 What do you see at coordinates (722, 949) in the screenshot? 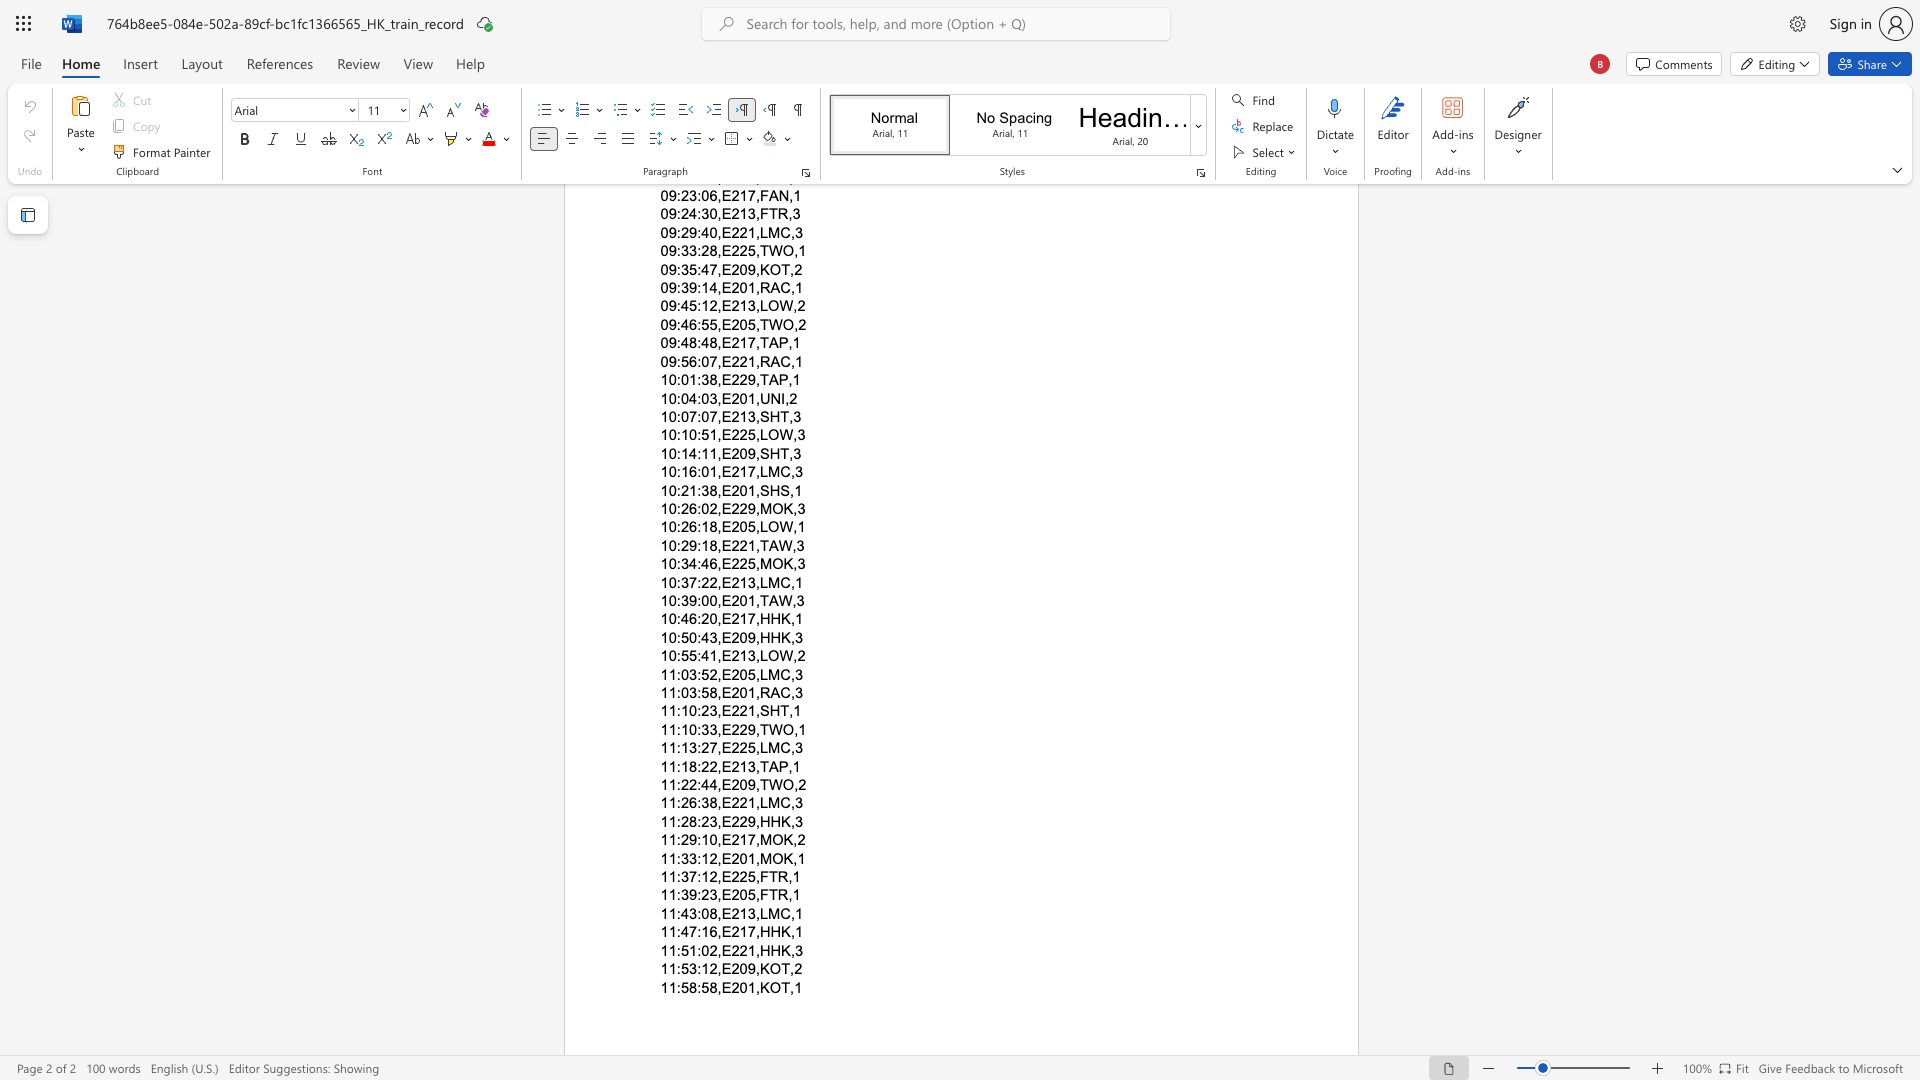
I see `the space between the continuous character "," and "E" in the text` at bounding box center [722, 949].